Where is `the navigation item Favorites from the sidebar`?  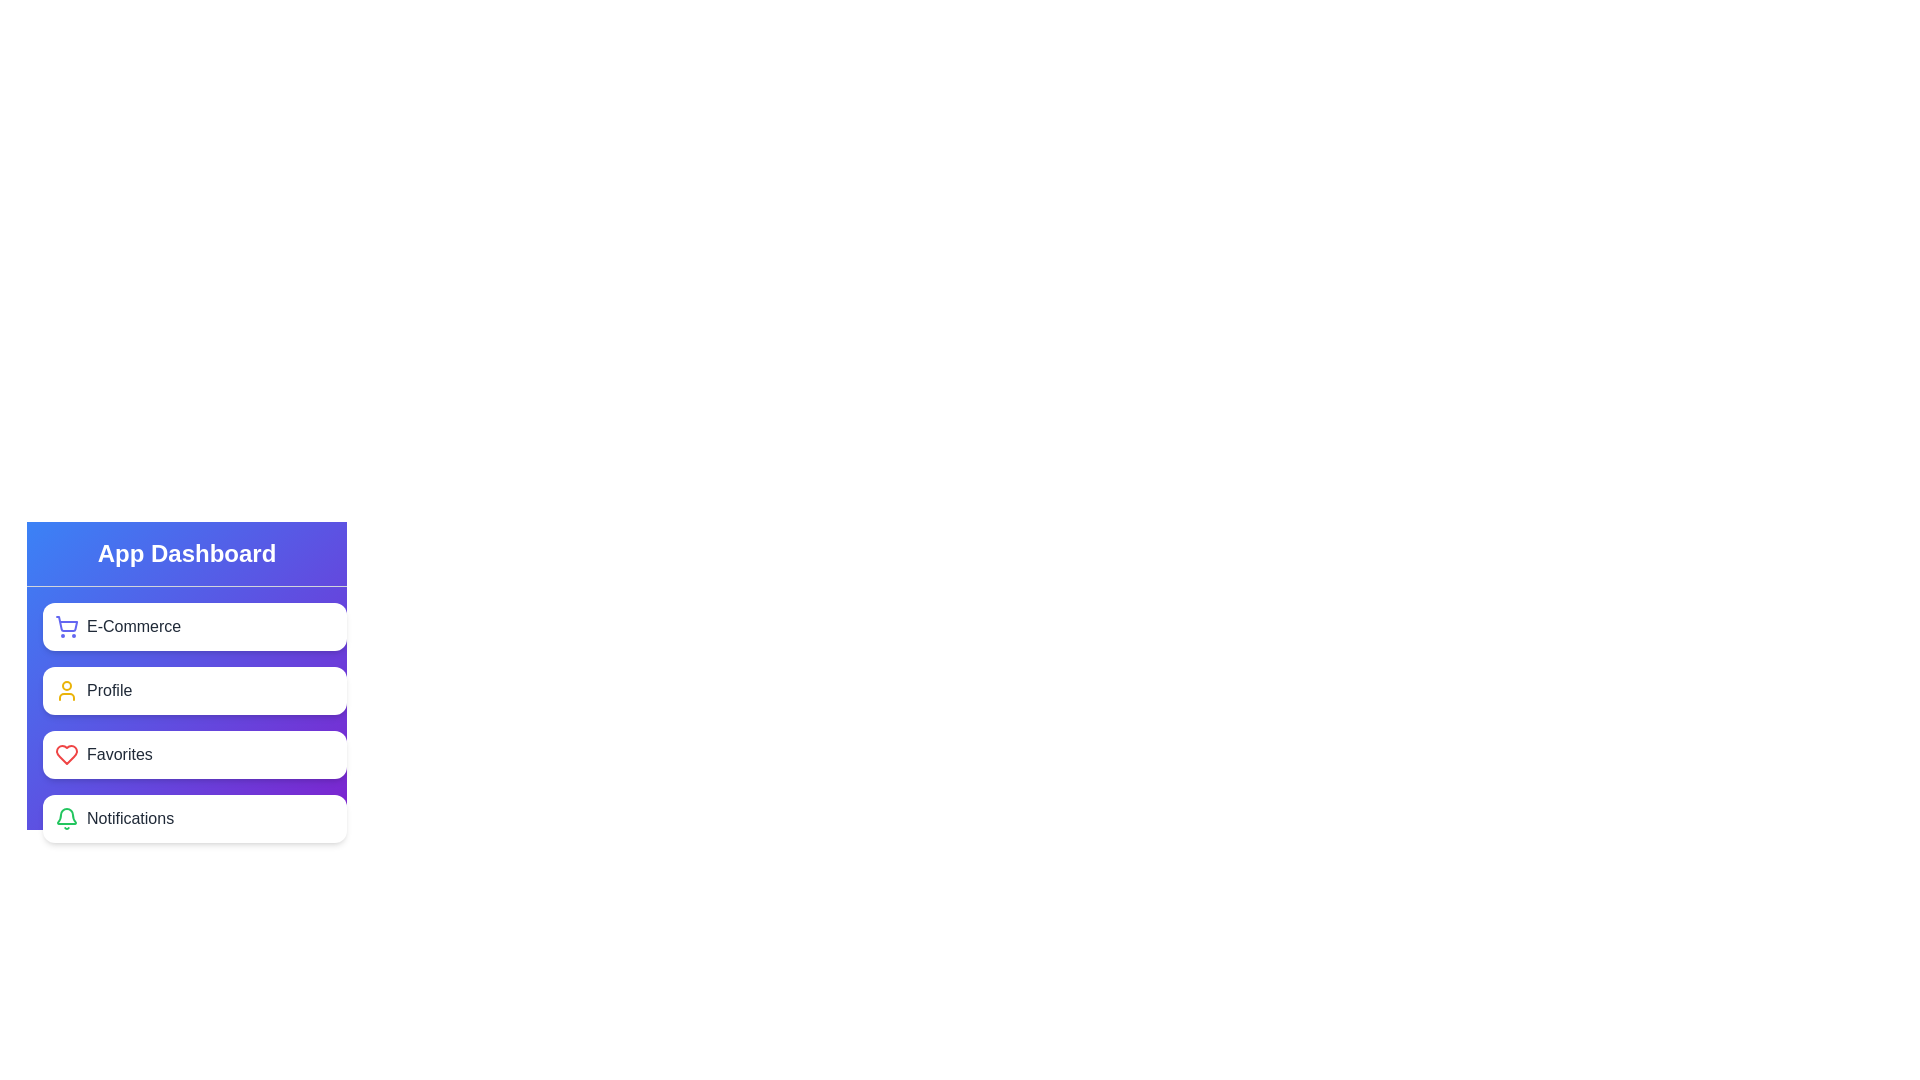
the navigation item Favorites from the sidebar is located at coordinates (195, 755).